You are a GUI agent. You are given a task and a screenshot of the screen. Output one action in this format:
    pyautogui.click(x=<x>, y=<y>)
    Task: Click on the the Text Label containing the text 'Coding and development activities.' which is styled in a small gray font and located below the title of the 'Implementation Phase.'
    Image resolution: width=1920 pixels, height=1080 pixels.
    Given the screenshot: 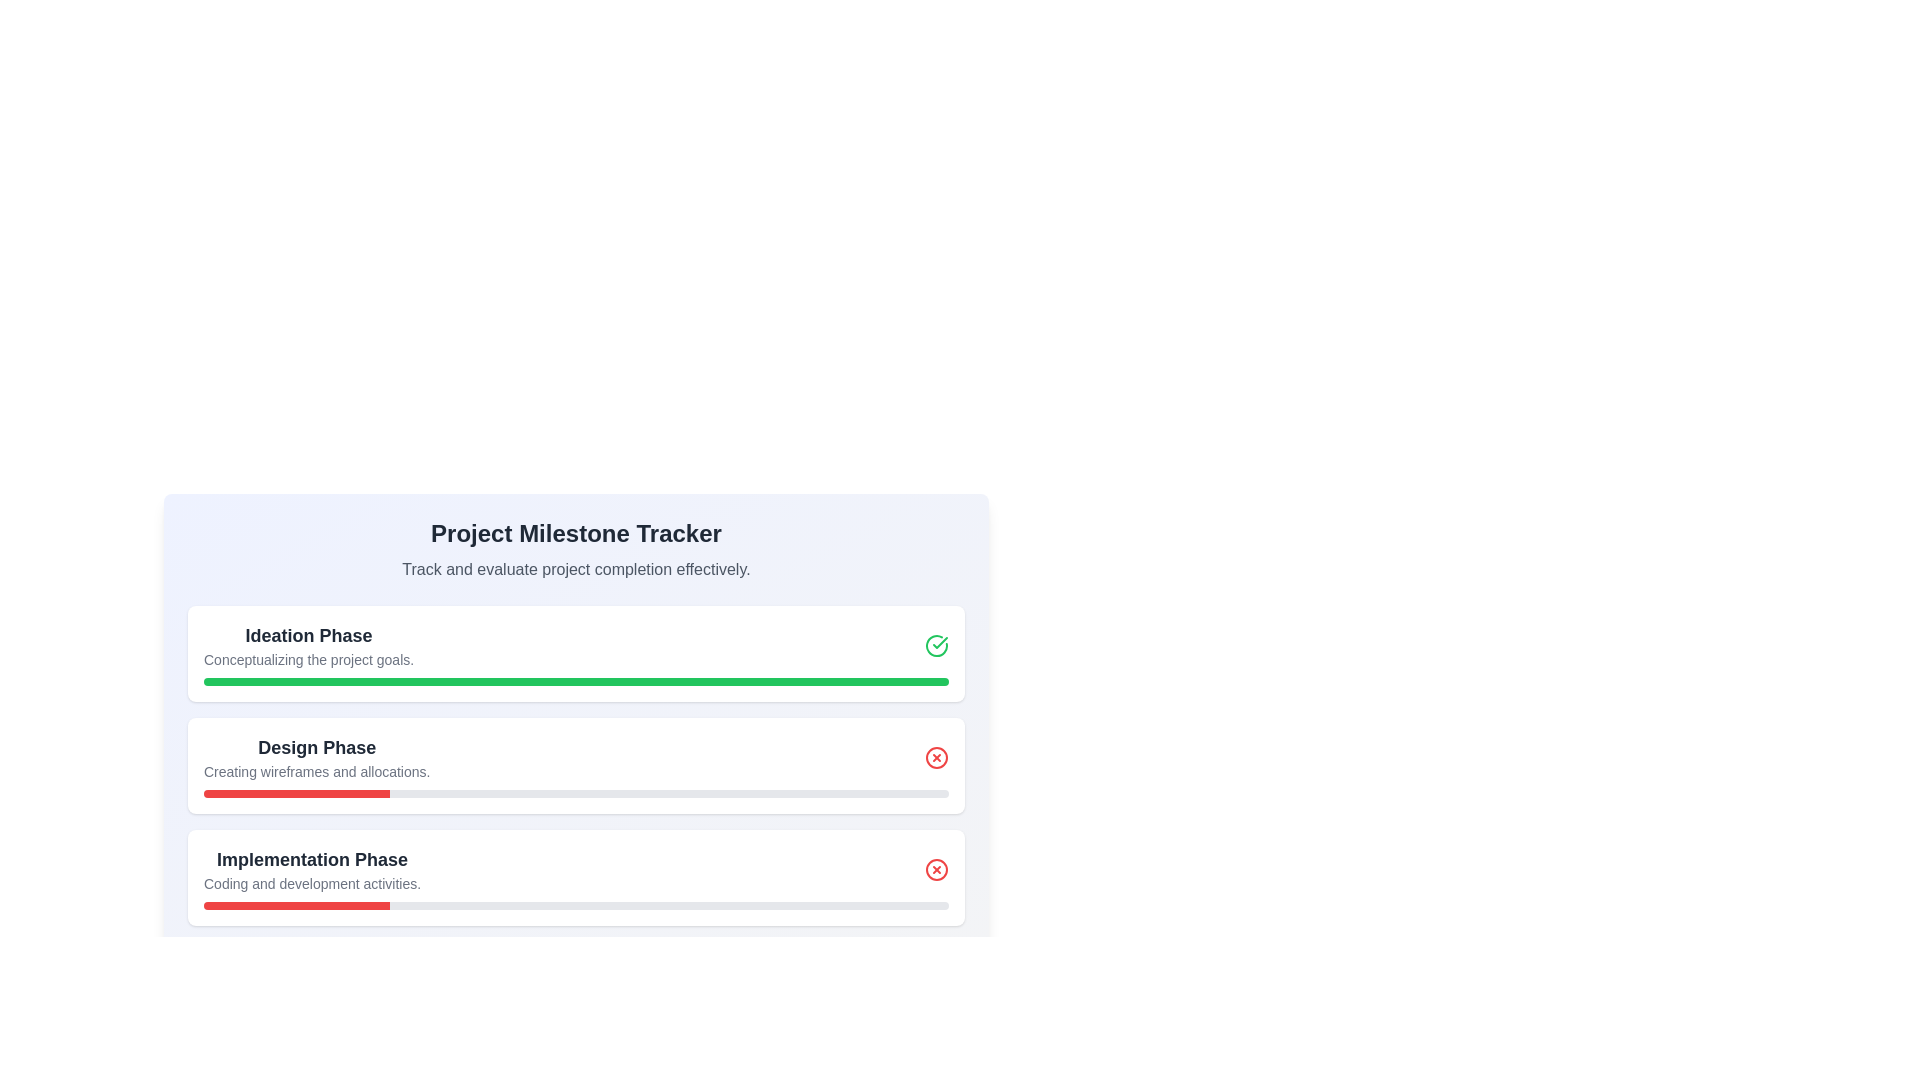 What is the action you would take?
    pyautogui.click(x=311, y=882)
    